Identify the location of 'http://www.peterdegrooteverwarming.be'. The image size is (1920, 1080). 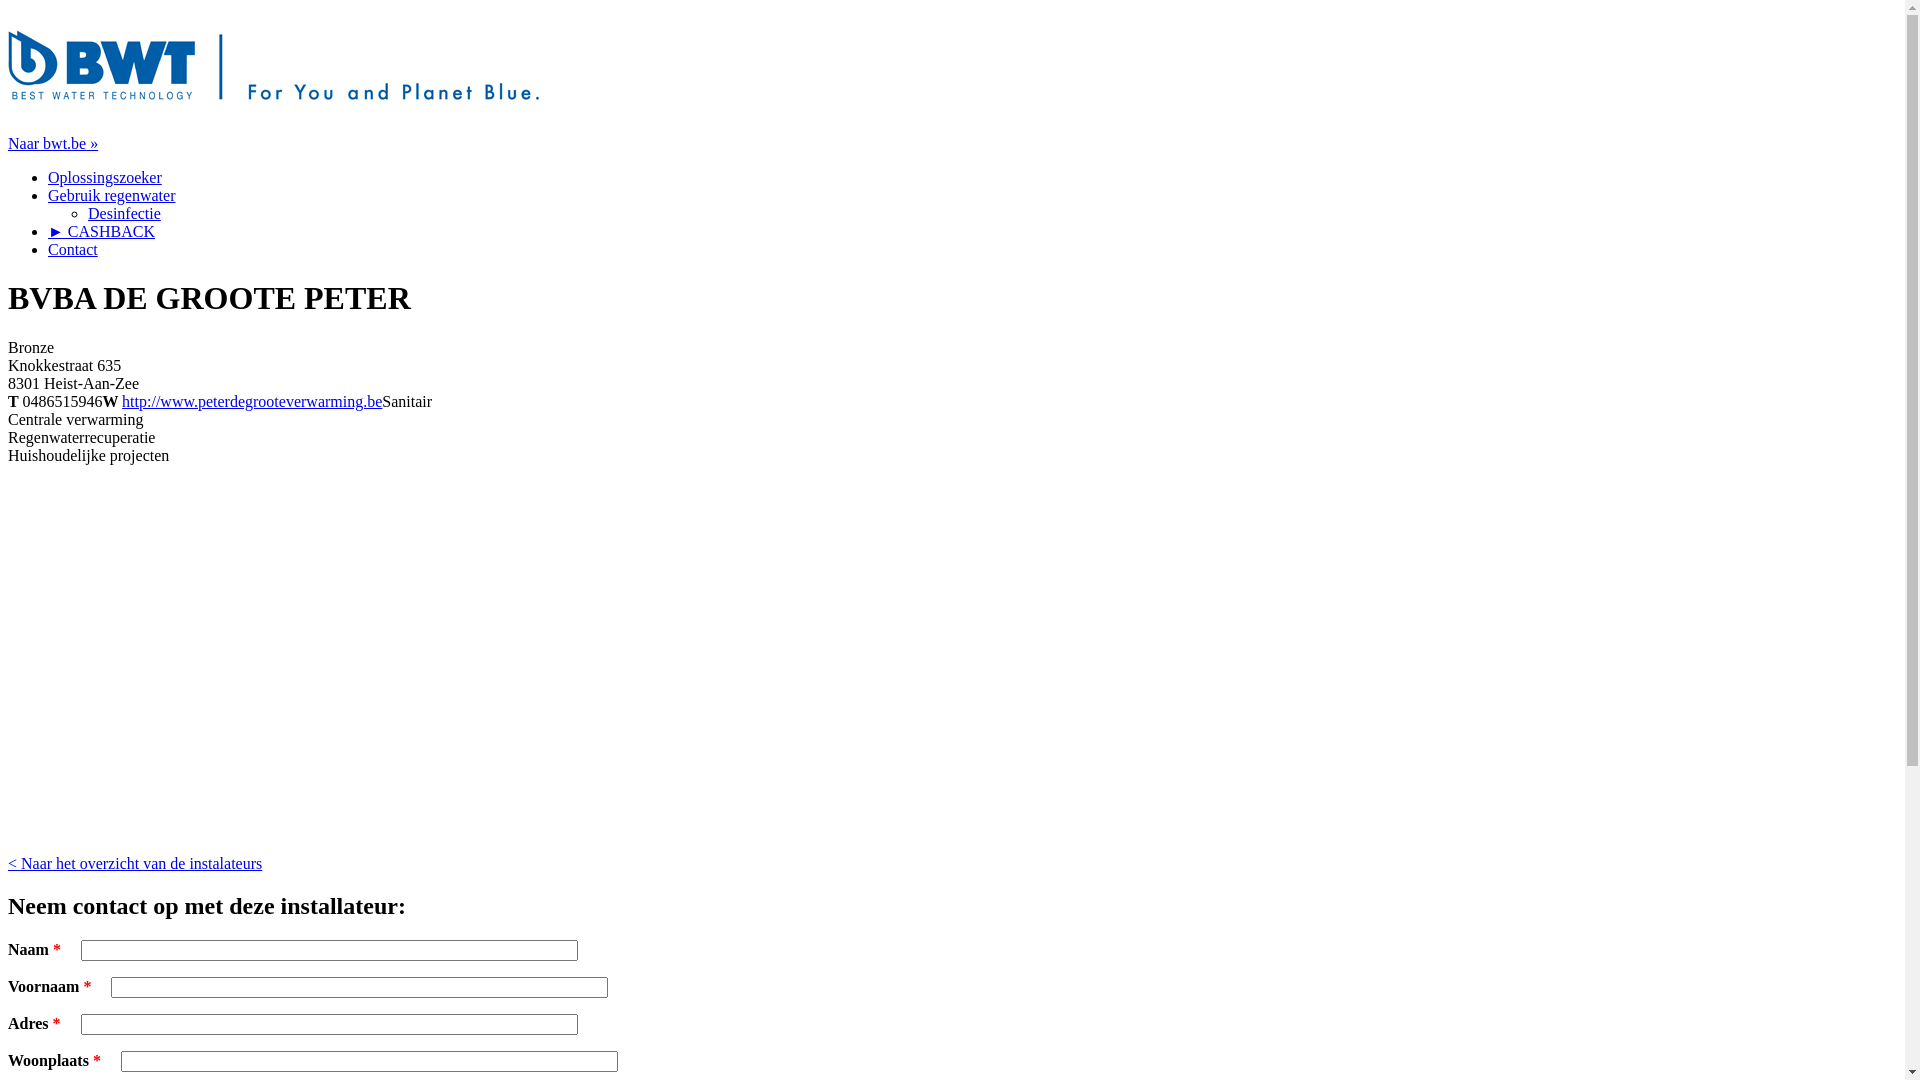
(250, 401).